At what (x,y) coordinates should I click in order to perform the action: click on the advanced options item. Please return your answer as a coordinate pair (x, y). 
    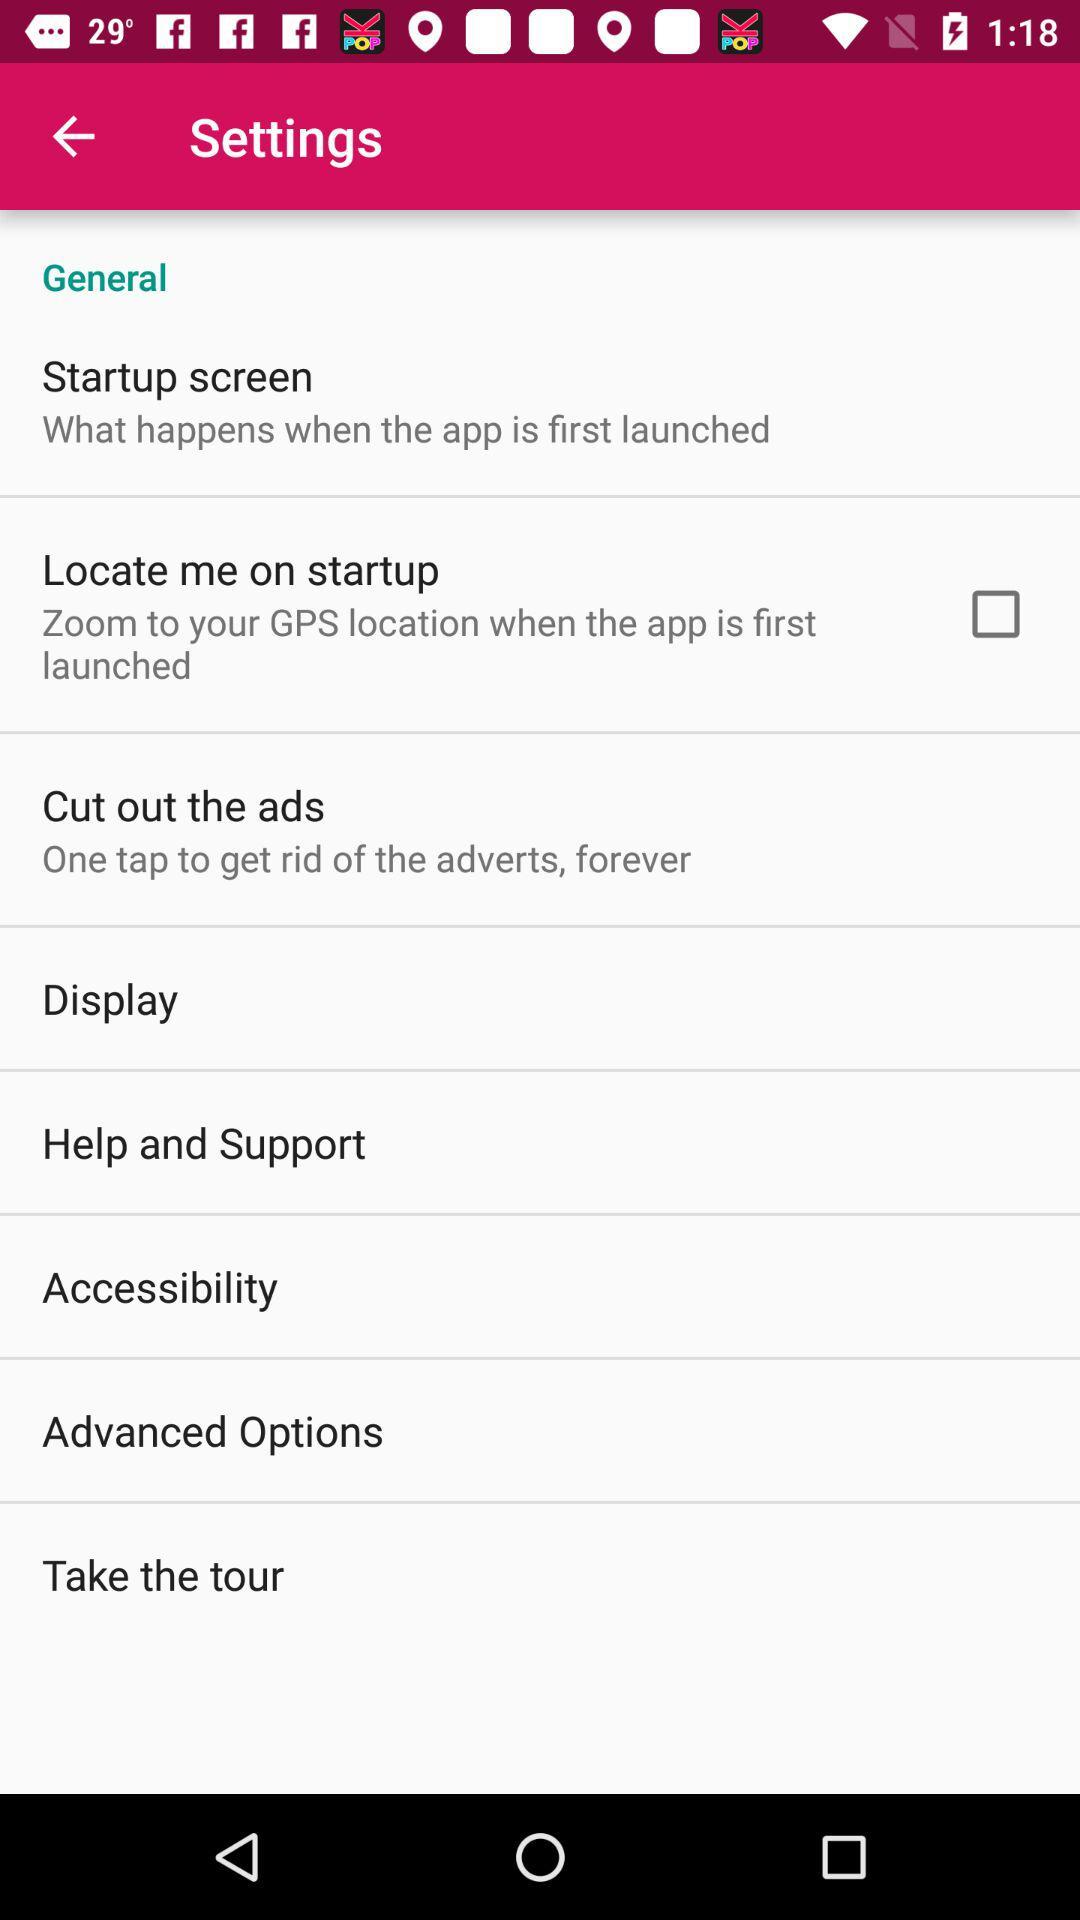
    Looking at the image, I should click on (212, 1429).